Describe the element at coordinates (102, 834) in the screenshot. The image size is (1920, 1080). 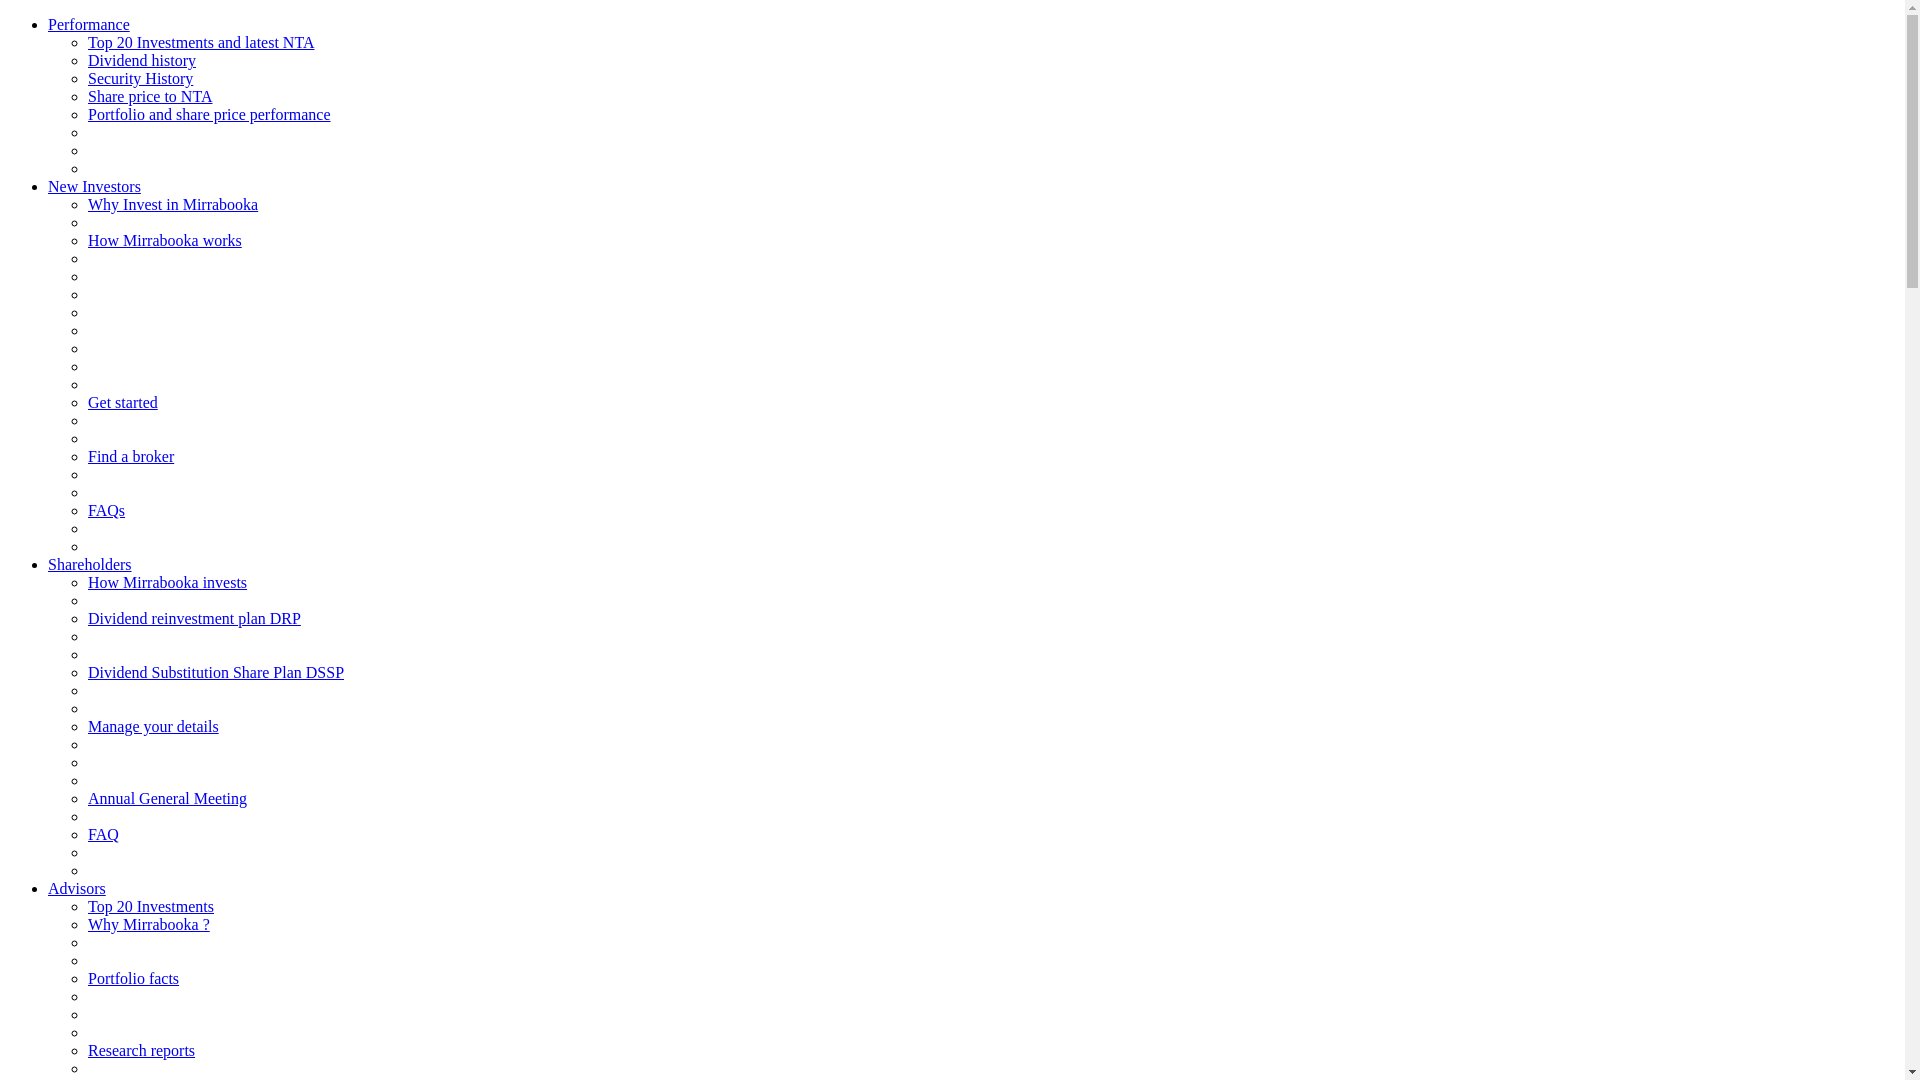
I see `'FAQ'` at that location.